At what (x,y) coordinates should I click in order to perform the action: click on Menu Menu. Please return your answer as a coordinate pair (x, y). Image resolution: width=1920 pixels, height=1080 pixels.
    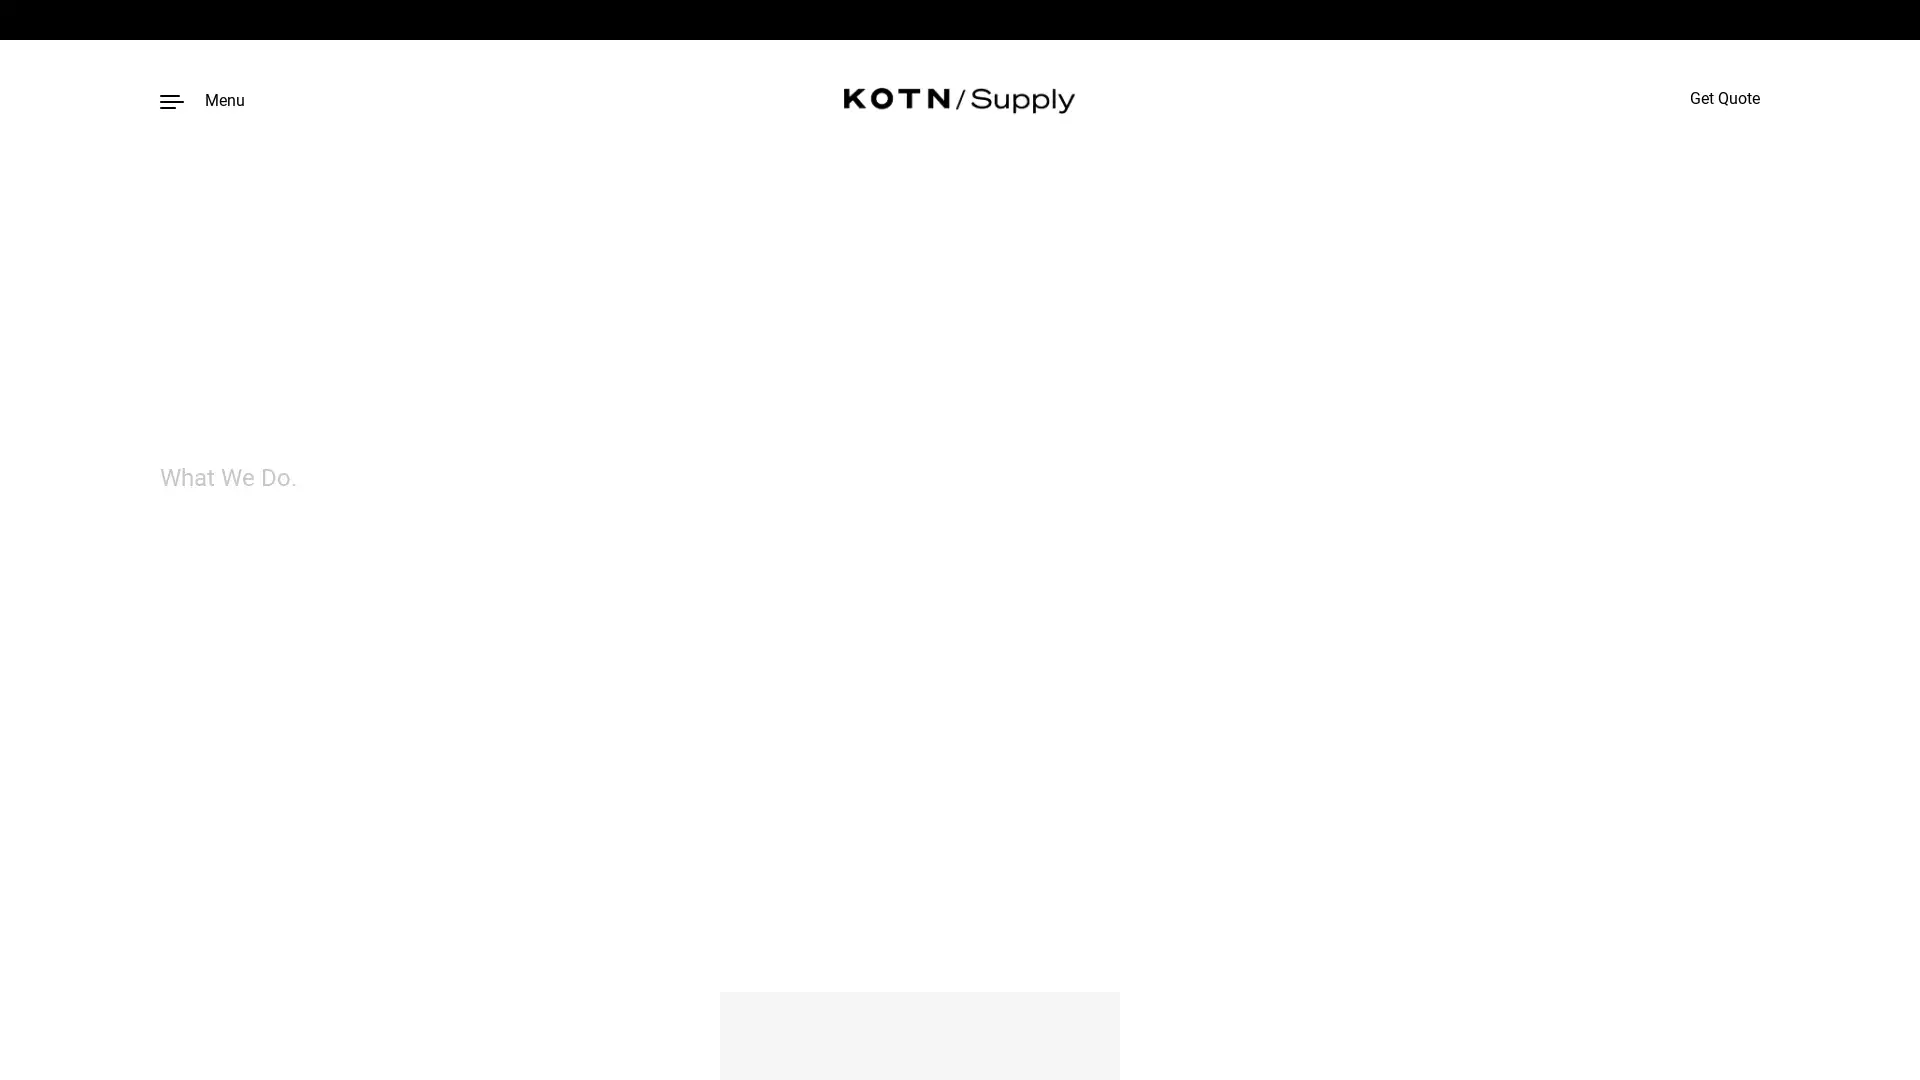
    Looking at the image, I should click on (202, 99).